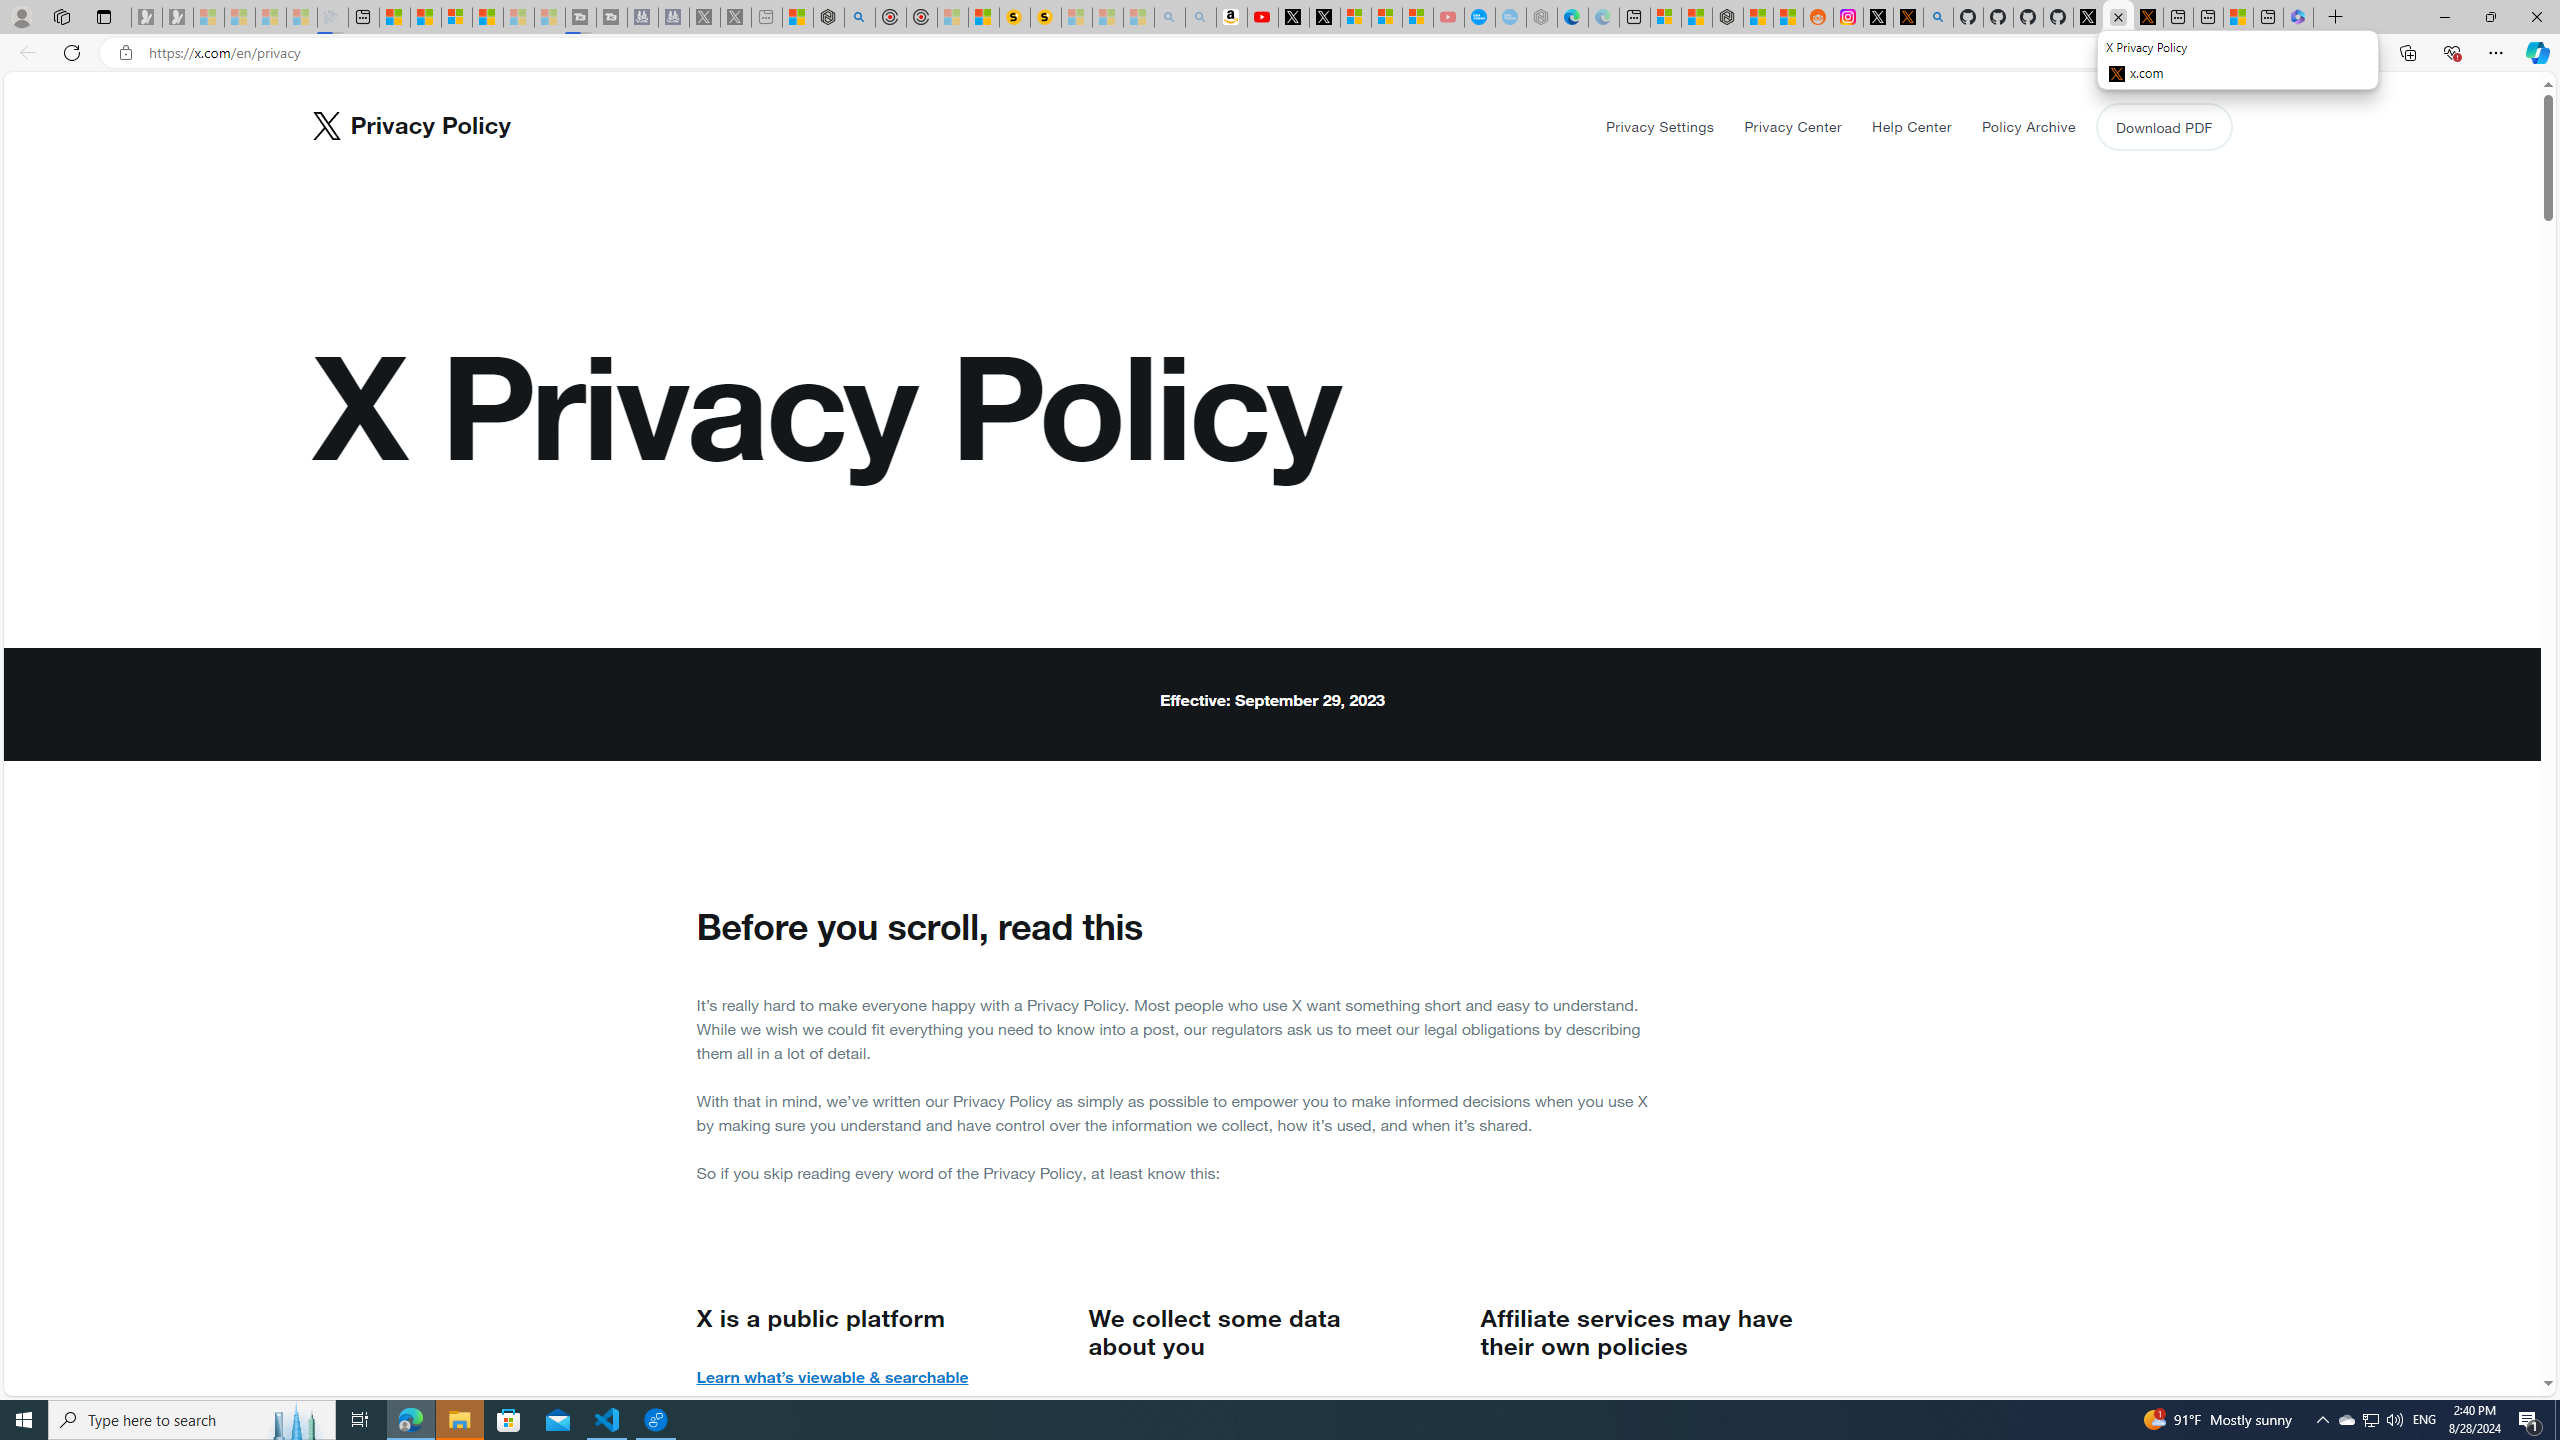 The image size is (2560, 1440). Describe the element at coordinates (1911, 126) in the screenshot. I see `'Help Center'` at that location.